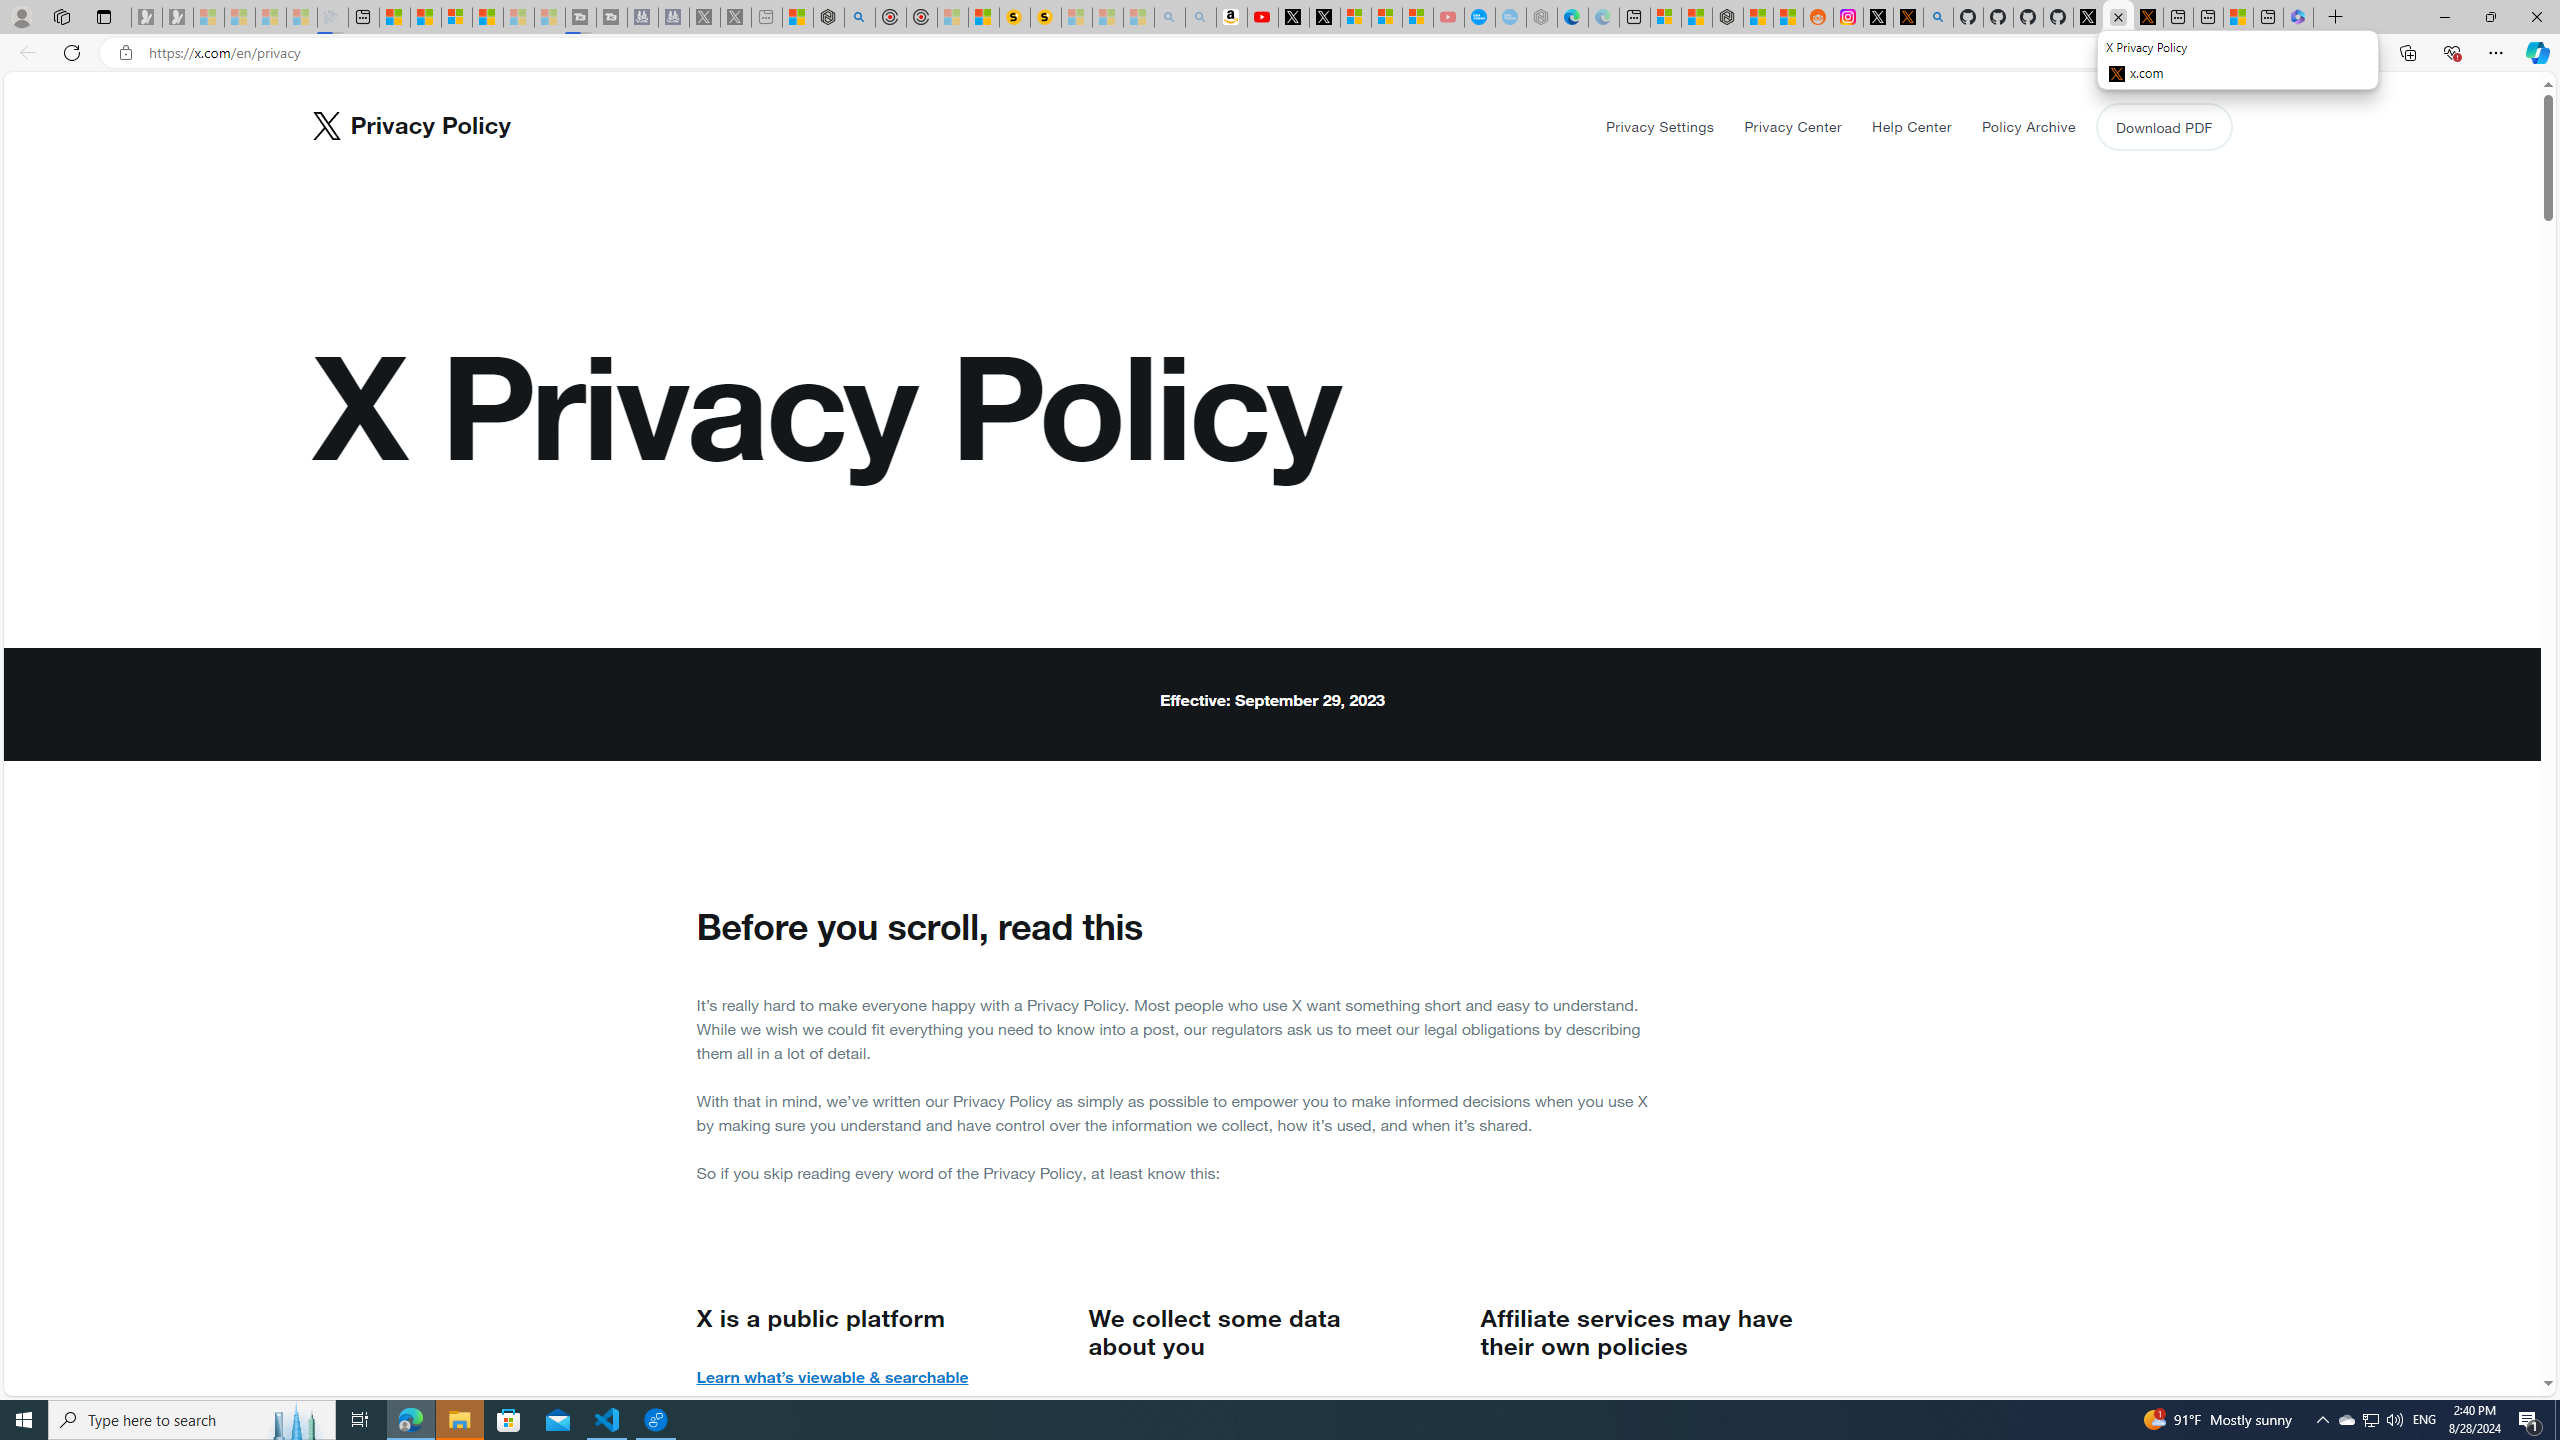 The image size is (2560, 1440). Describe the element at coordinates (1911, 126) in the screenshot. I see `'Help Center'` at that location.